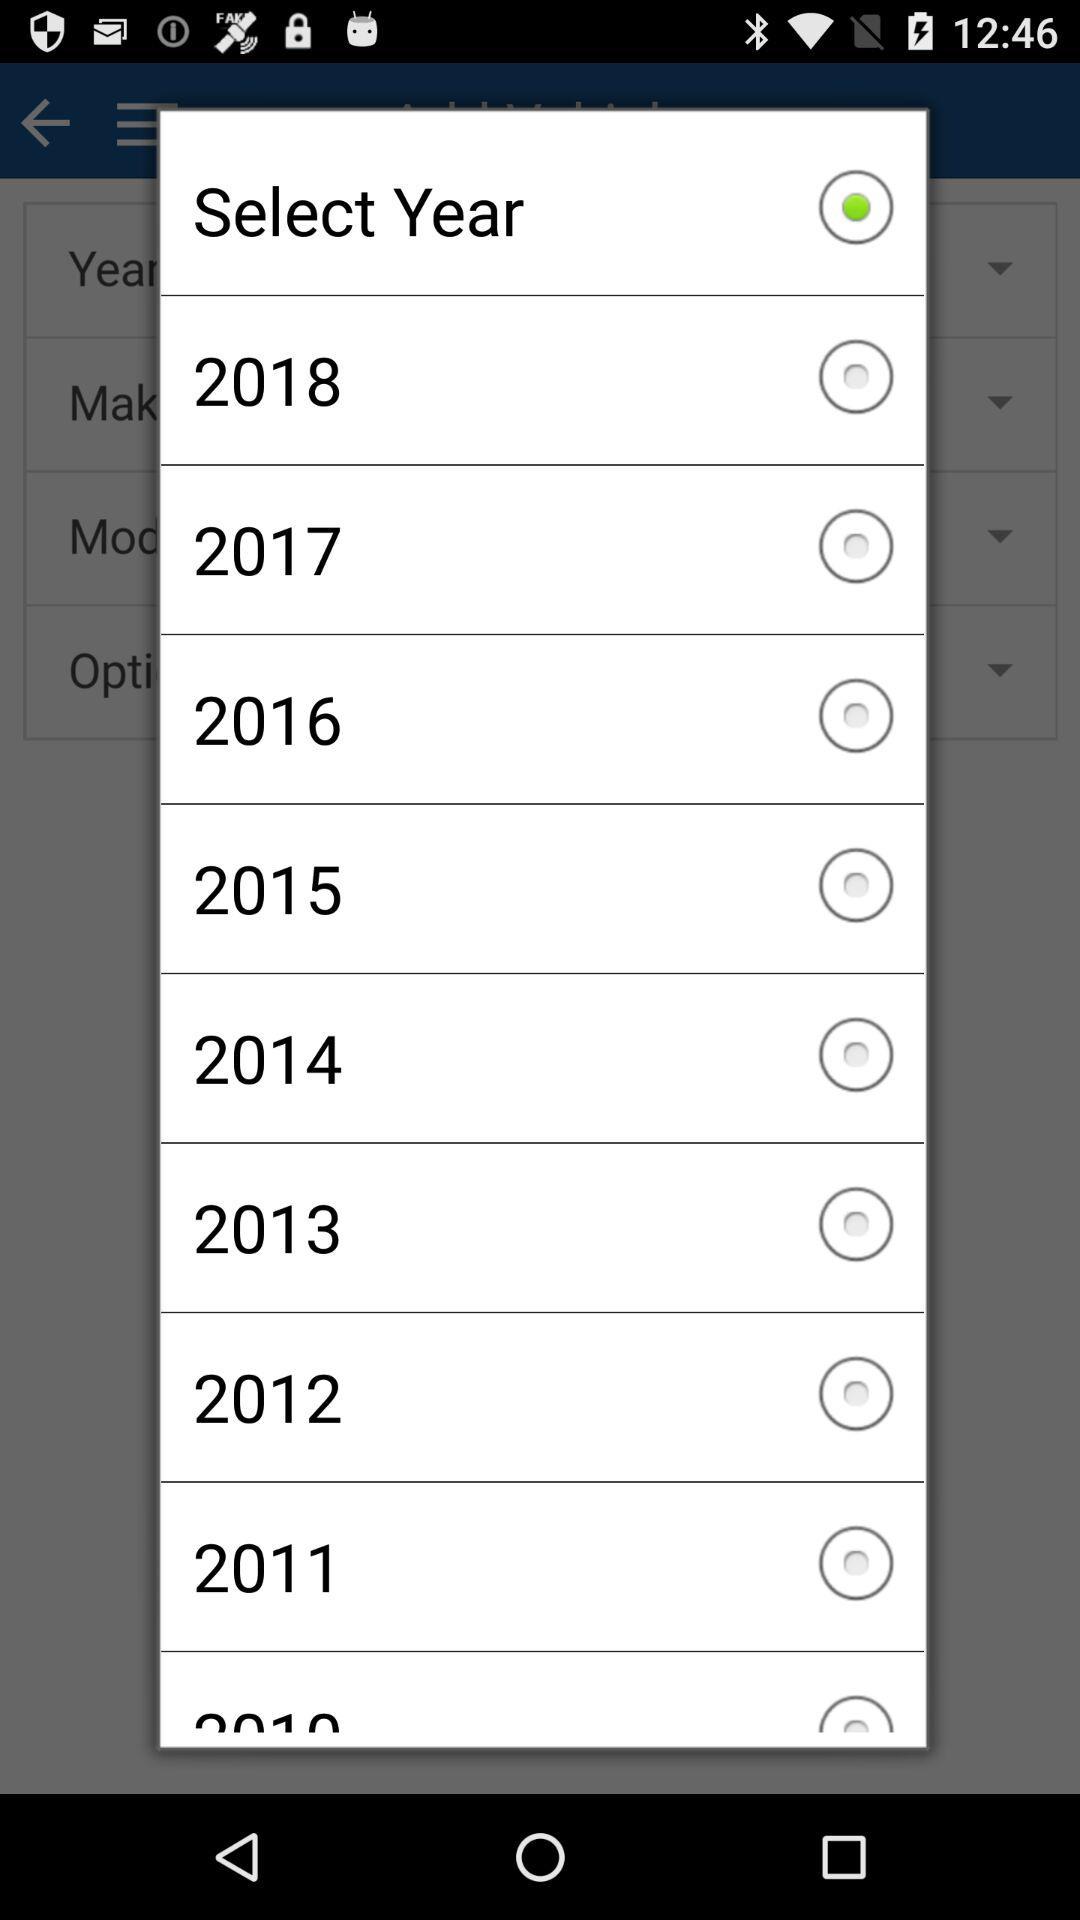 Image resolution: width=1080 pixels, height=1920 pixels. Describe the element at coordinates (542, 1396) in the screenshot. I see `2012 icon` at that location.